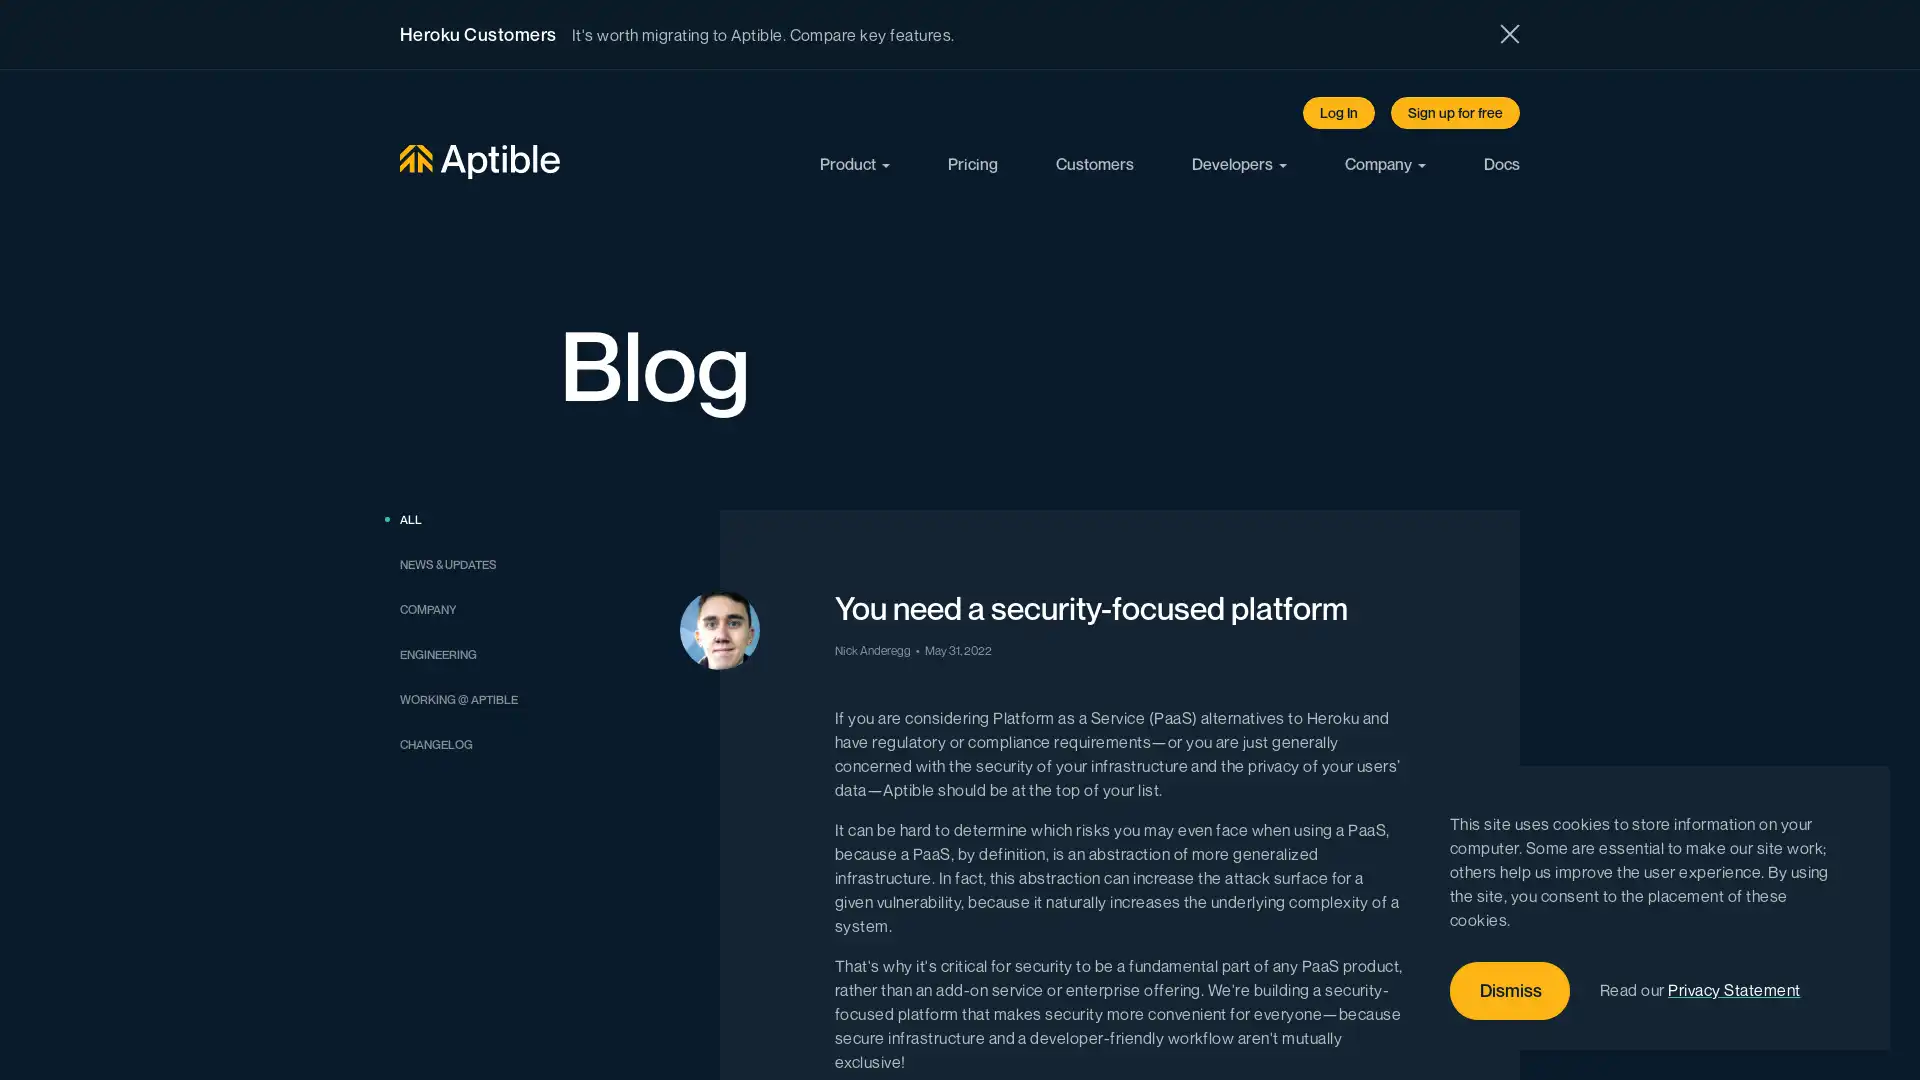  What do you see at coordinates (1455, 112) in the screenshot?
I see `Sign up for free` at bounding box center [1455, 112].